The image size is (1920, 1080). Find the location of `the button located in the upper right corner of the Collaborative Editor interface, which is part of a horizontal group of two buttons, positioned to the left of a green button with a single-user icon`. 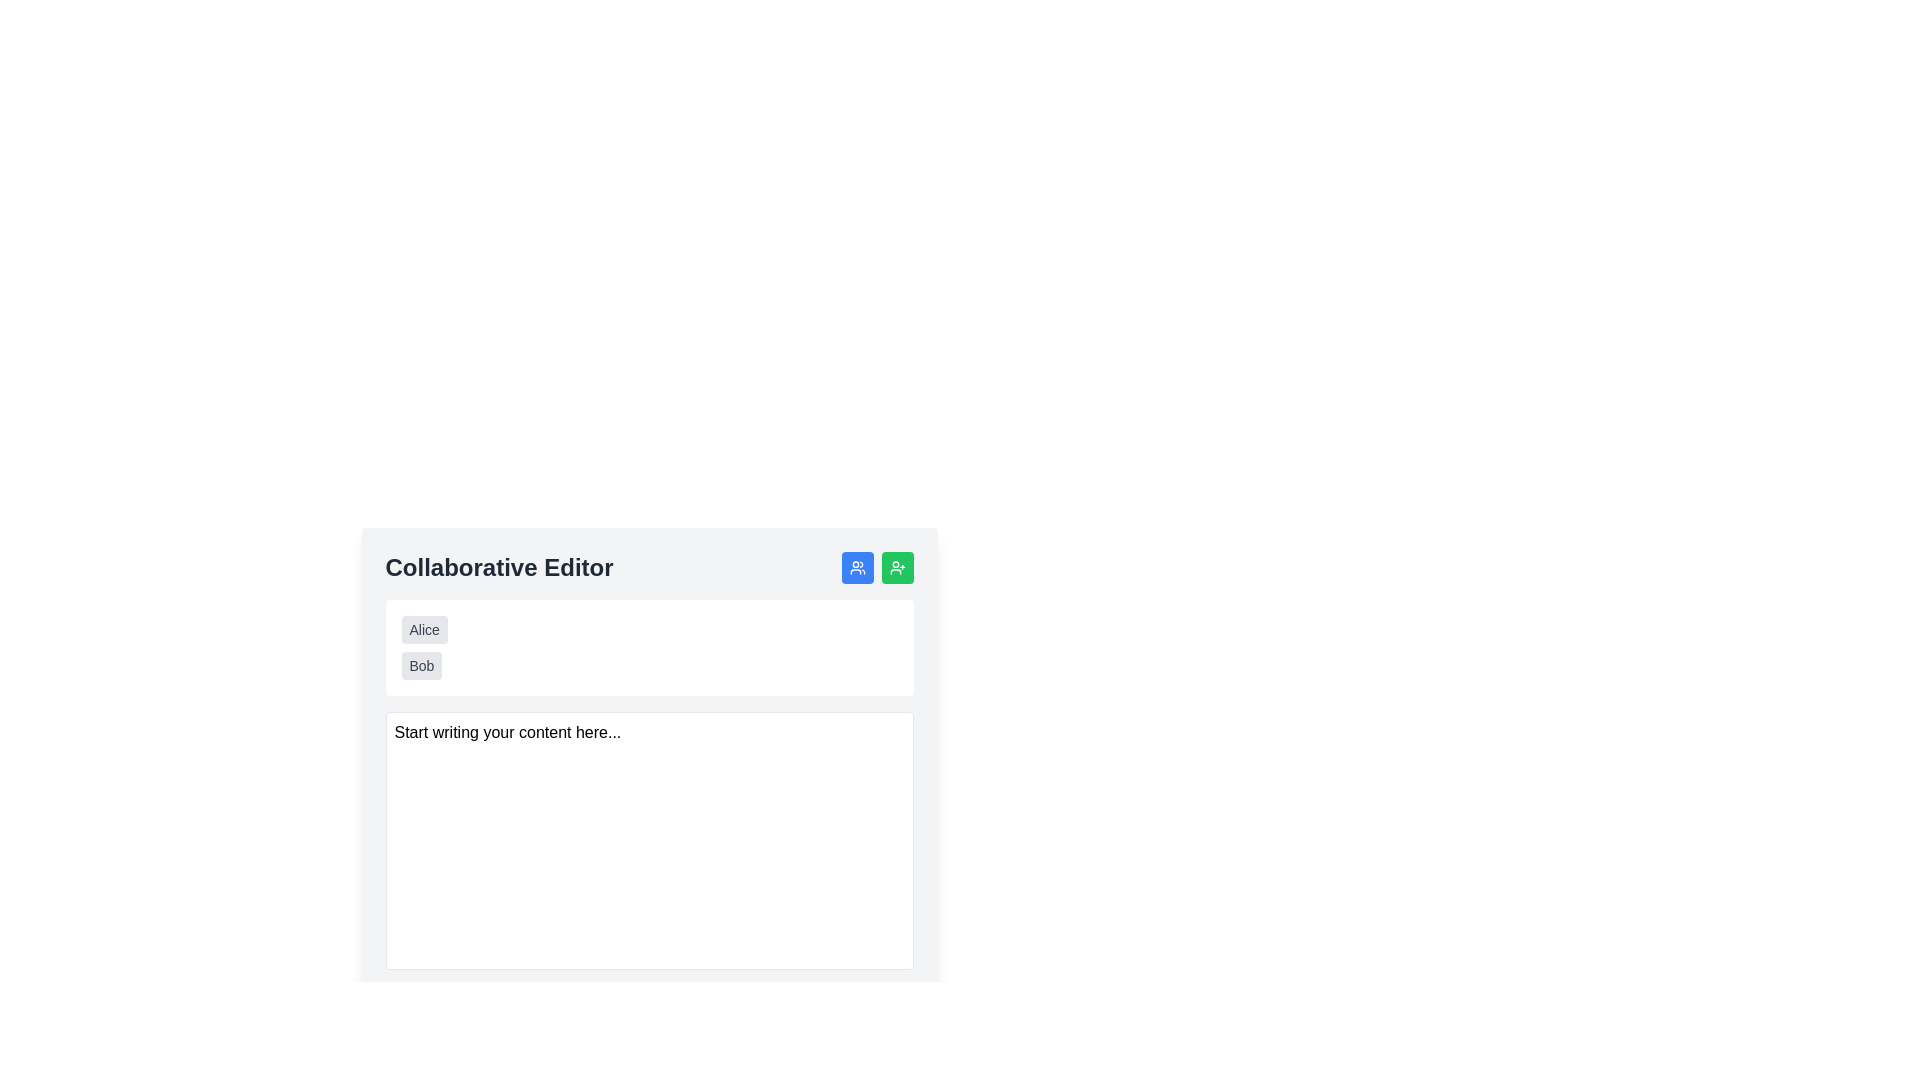

the button located in the upper right corner of the Collaborative Editor interface, which is part of a horizontal group of two buttons, positioned to the left of a green button with a single-user icon is located at coordinates (857, 567).